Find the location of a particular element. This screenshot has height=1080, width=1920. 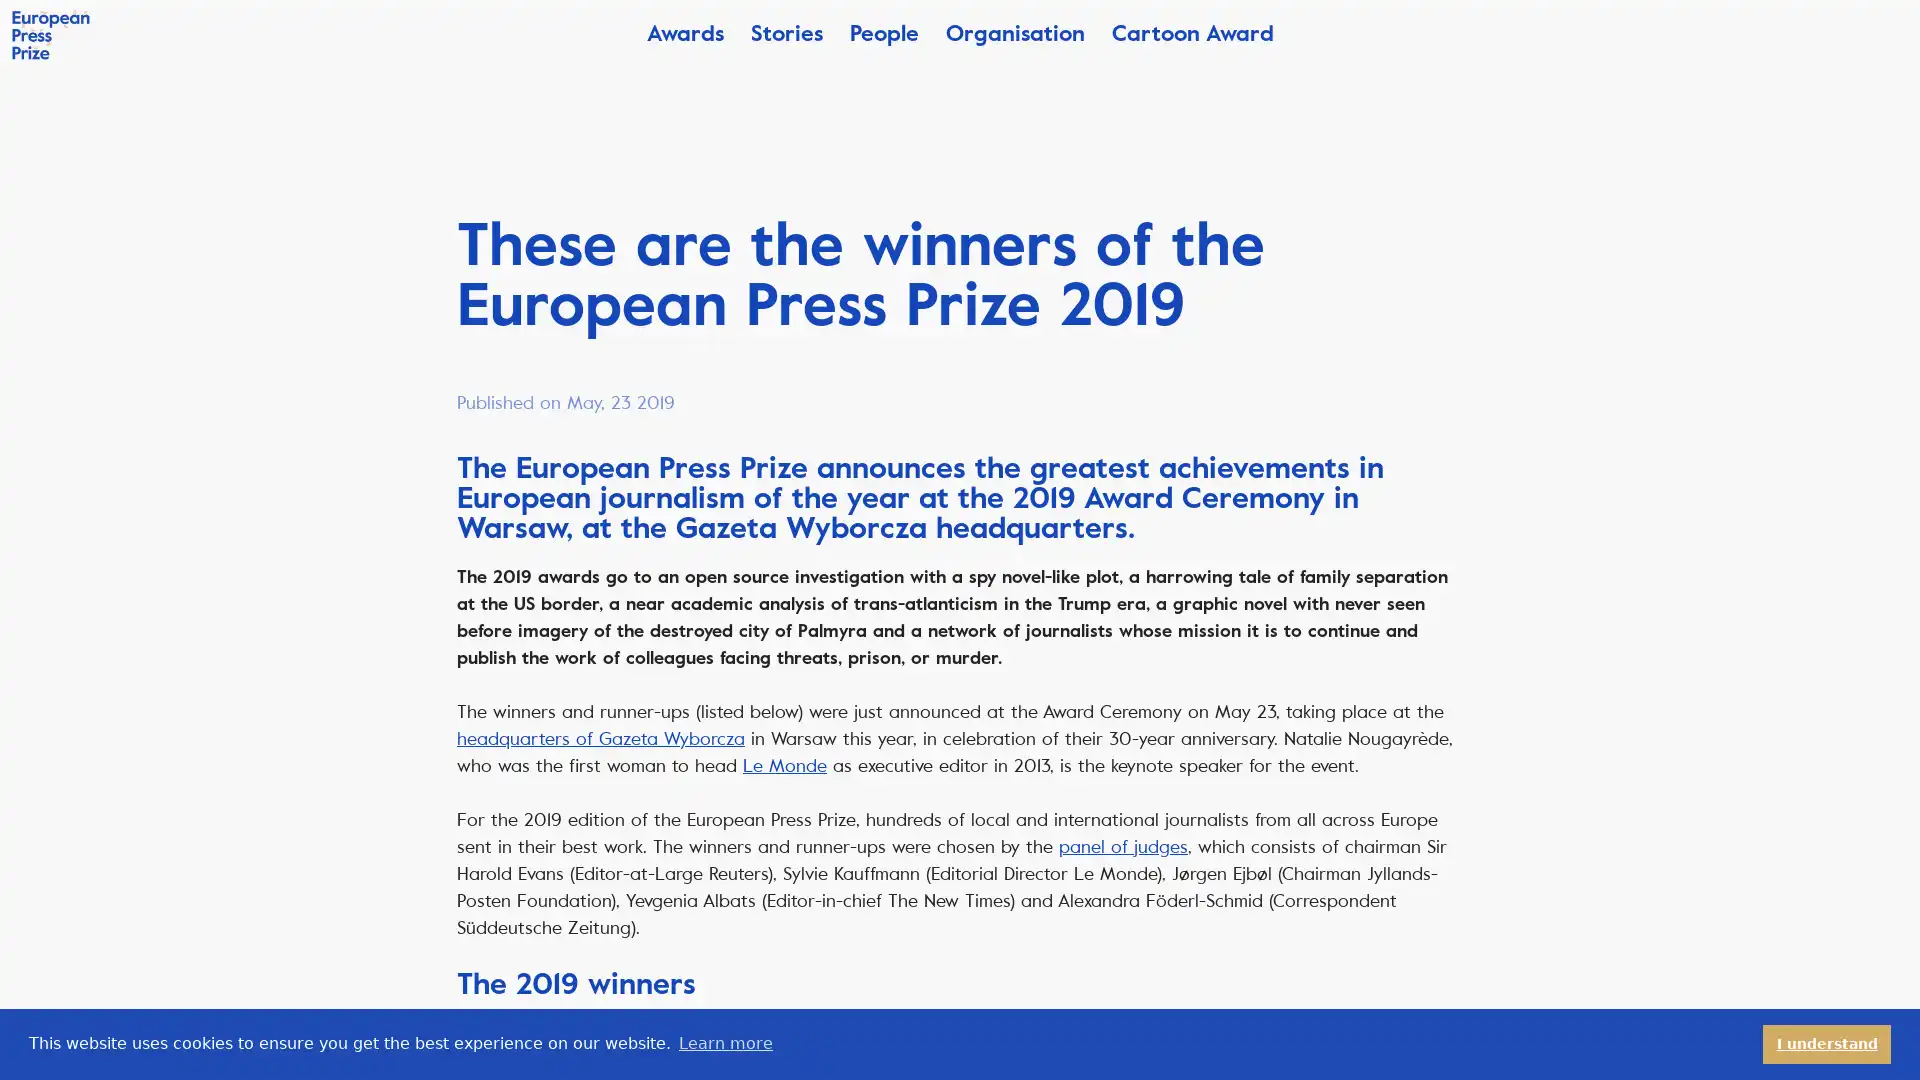

learn more about cookies is located at coordinates (724, 1043).